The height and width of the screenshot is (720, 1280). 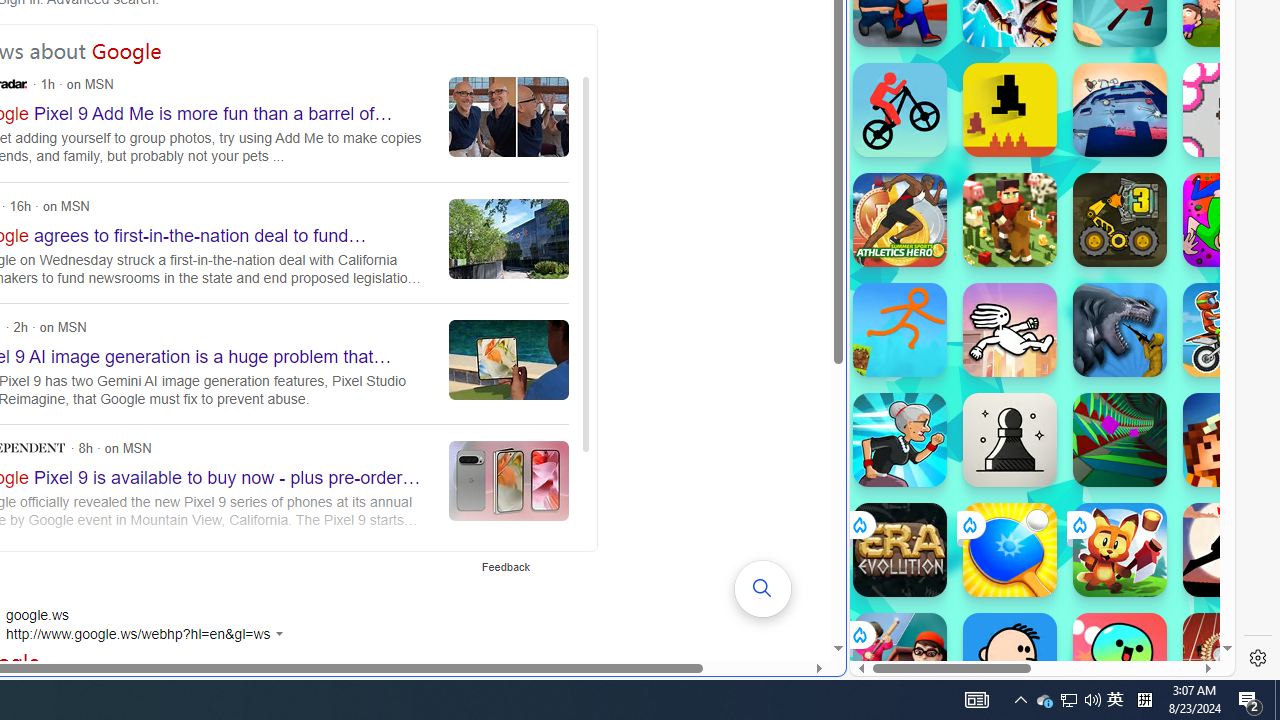 What do you see at coordinates (1009, 219) in the screenshot?
I see `'Apple Knight: Farmers Market Apple Knight: Farmers Market'` at bounding box center [1009, 219].